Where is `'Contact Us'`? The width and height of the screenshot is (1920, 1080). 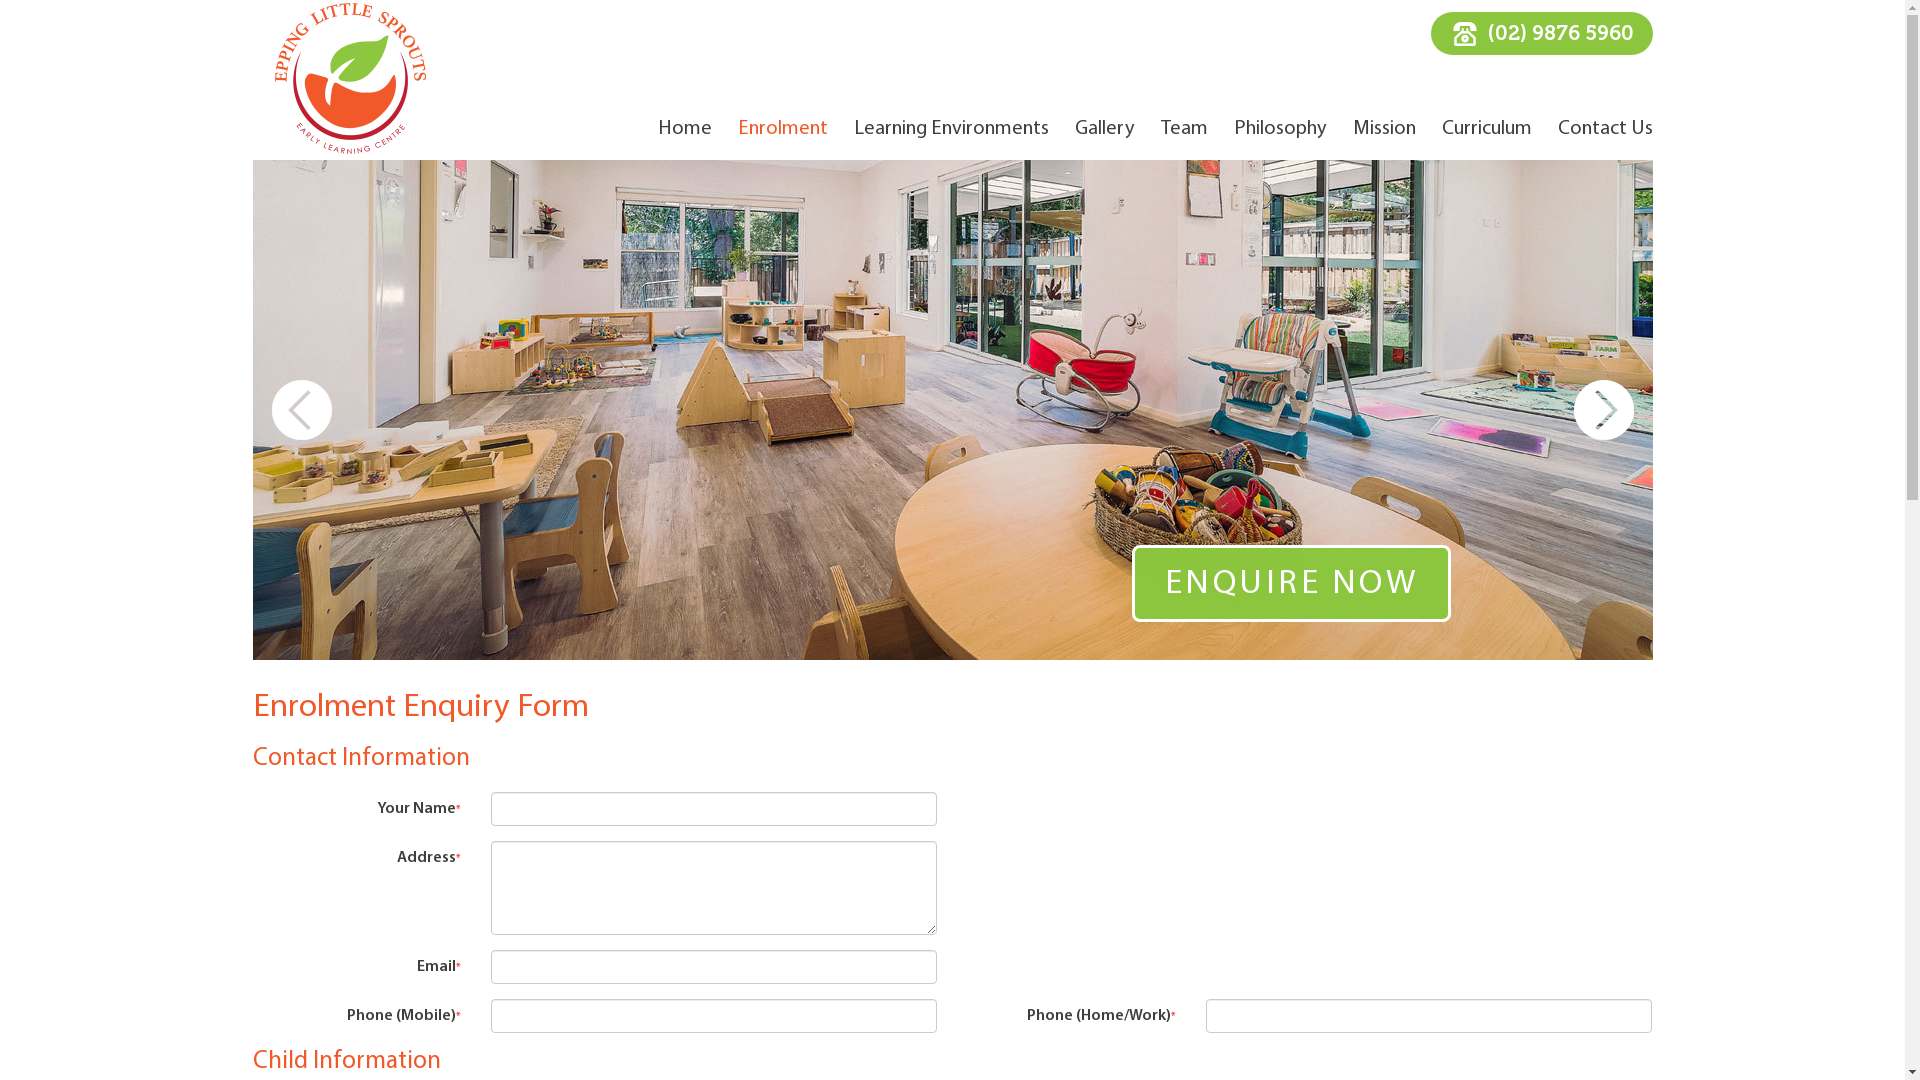 'Contact Us' is located at coordinates (1605, 129).